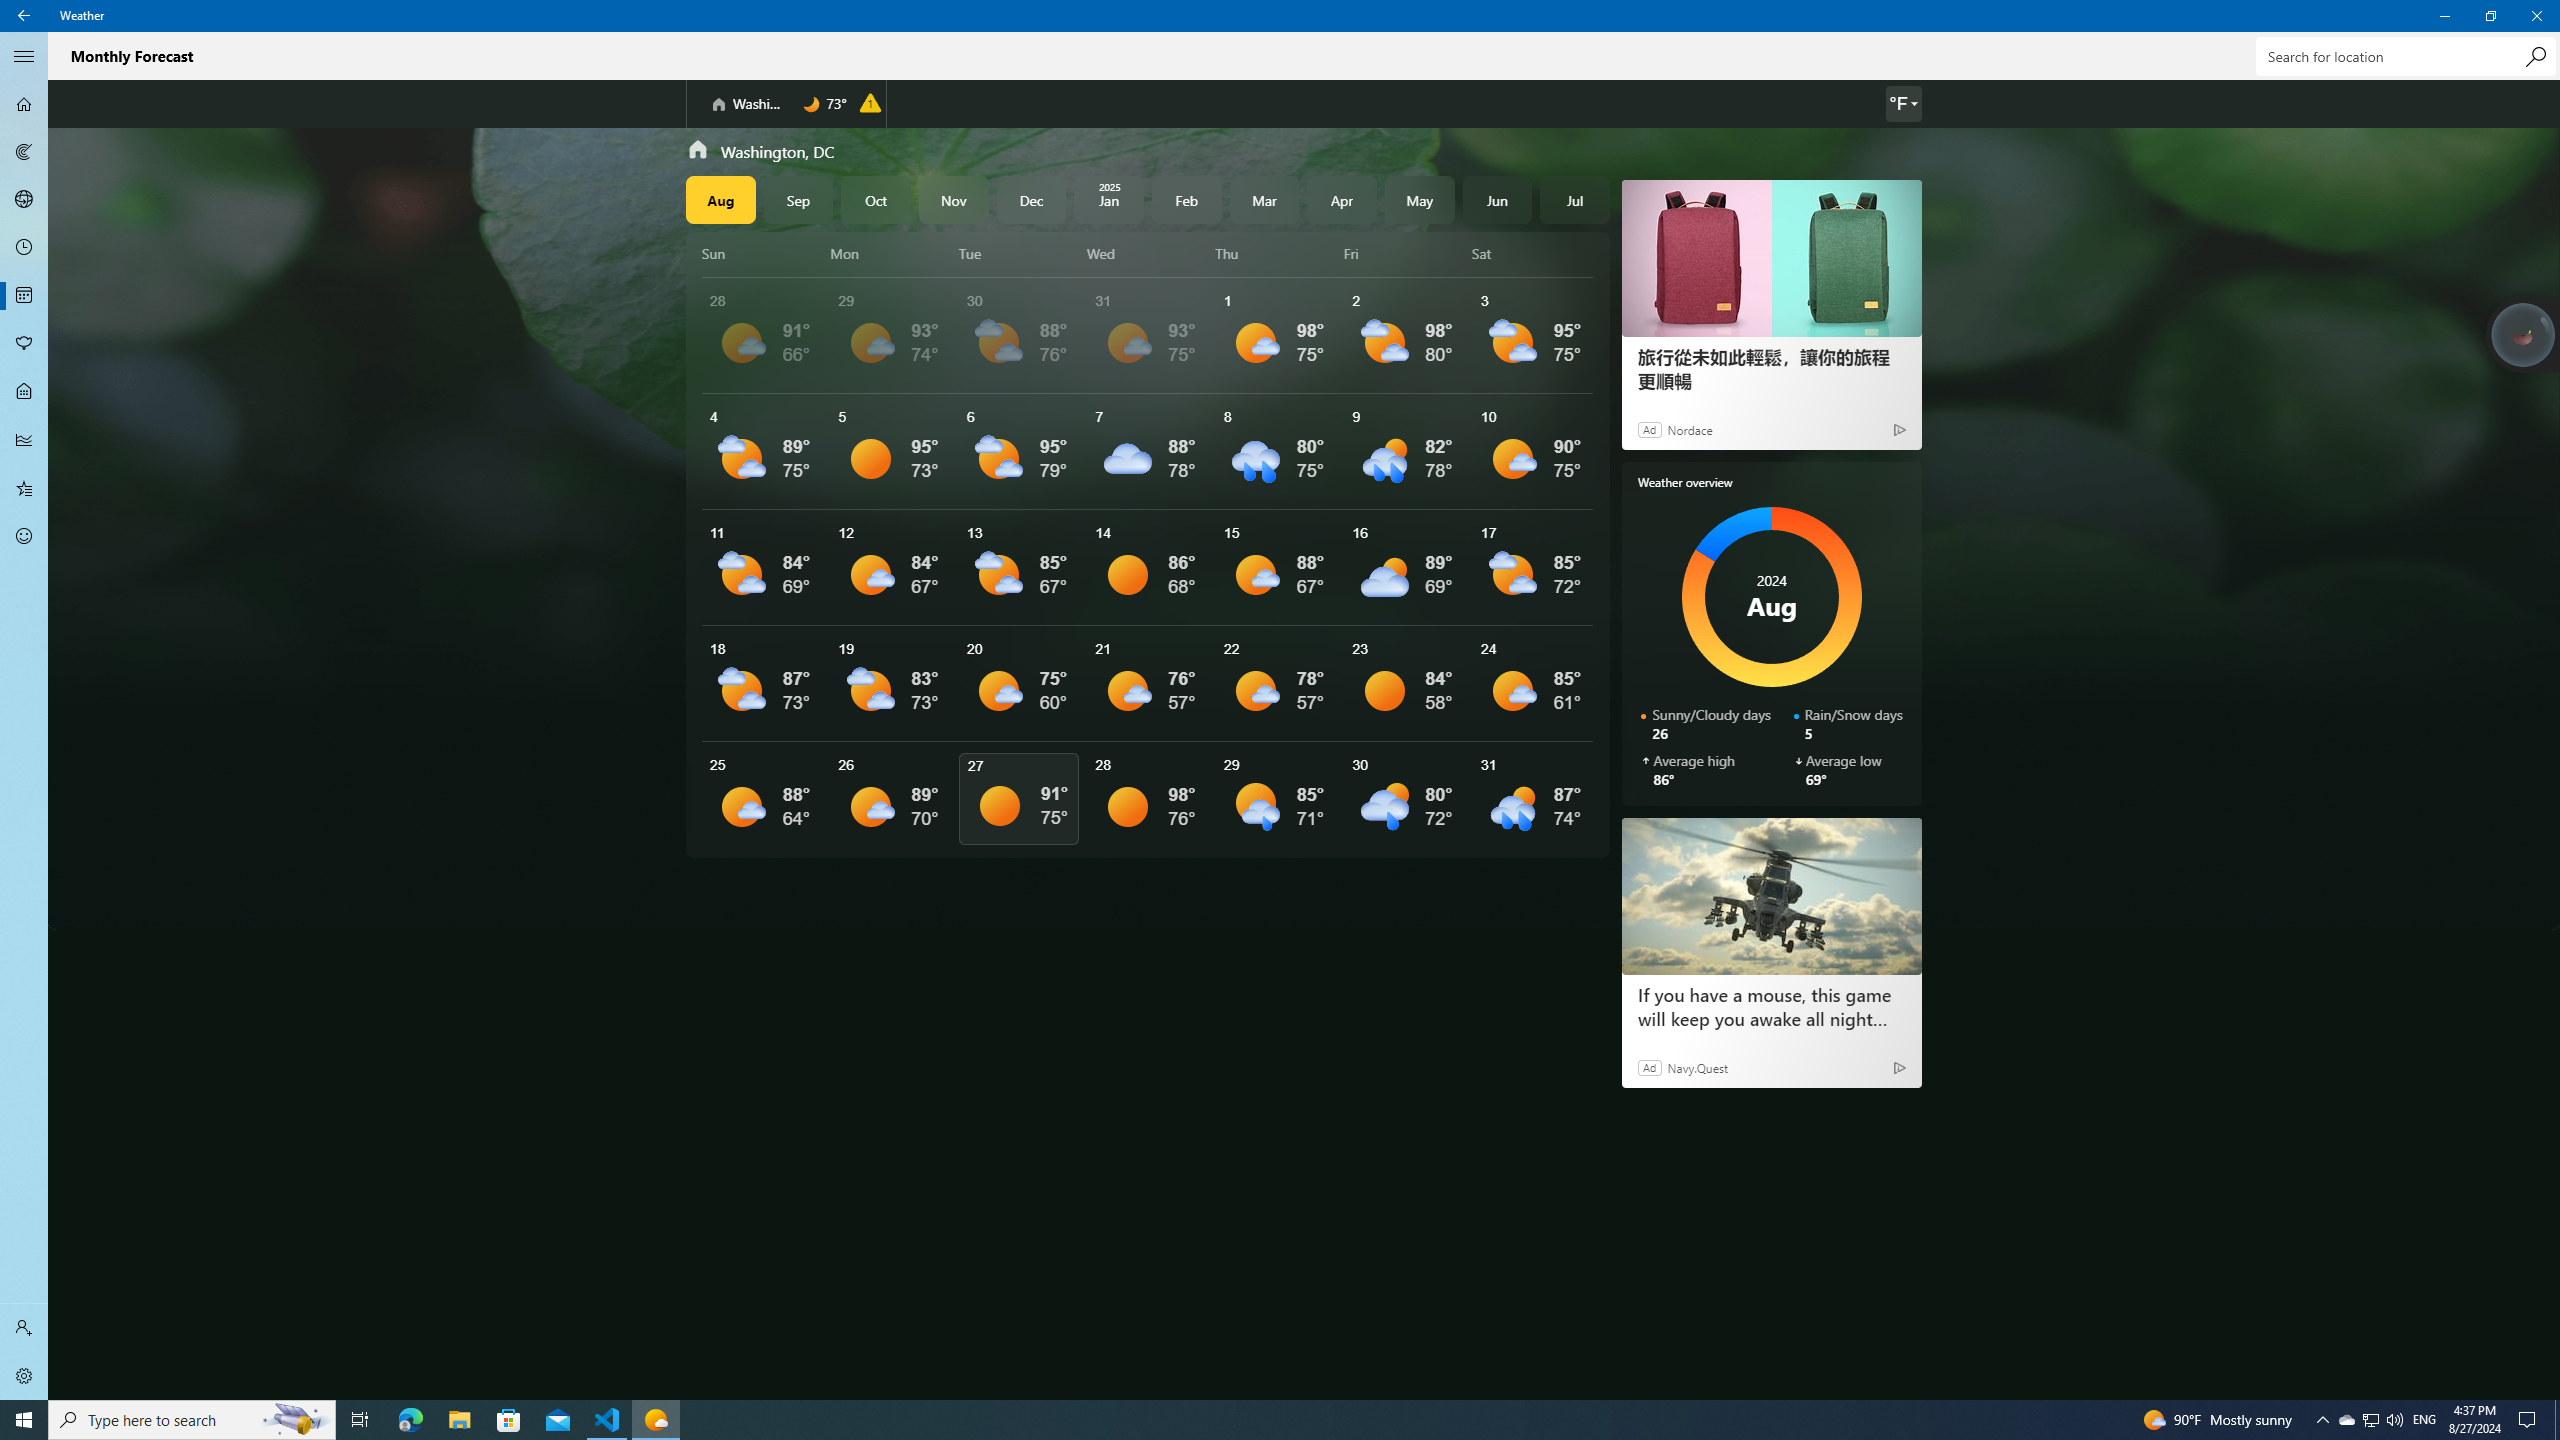  What do you see at coordinates (24, 536) in the screenshot?
I see `'Send Feedback - Not Selected'` at bounding box center [24, 536].